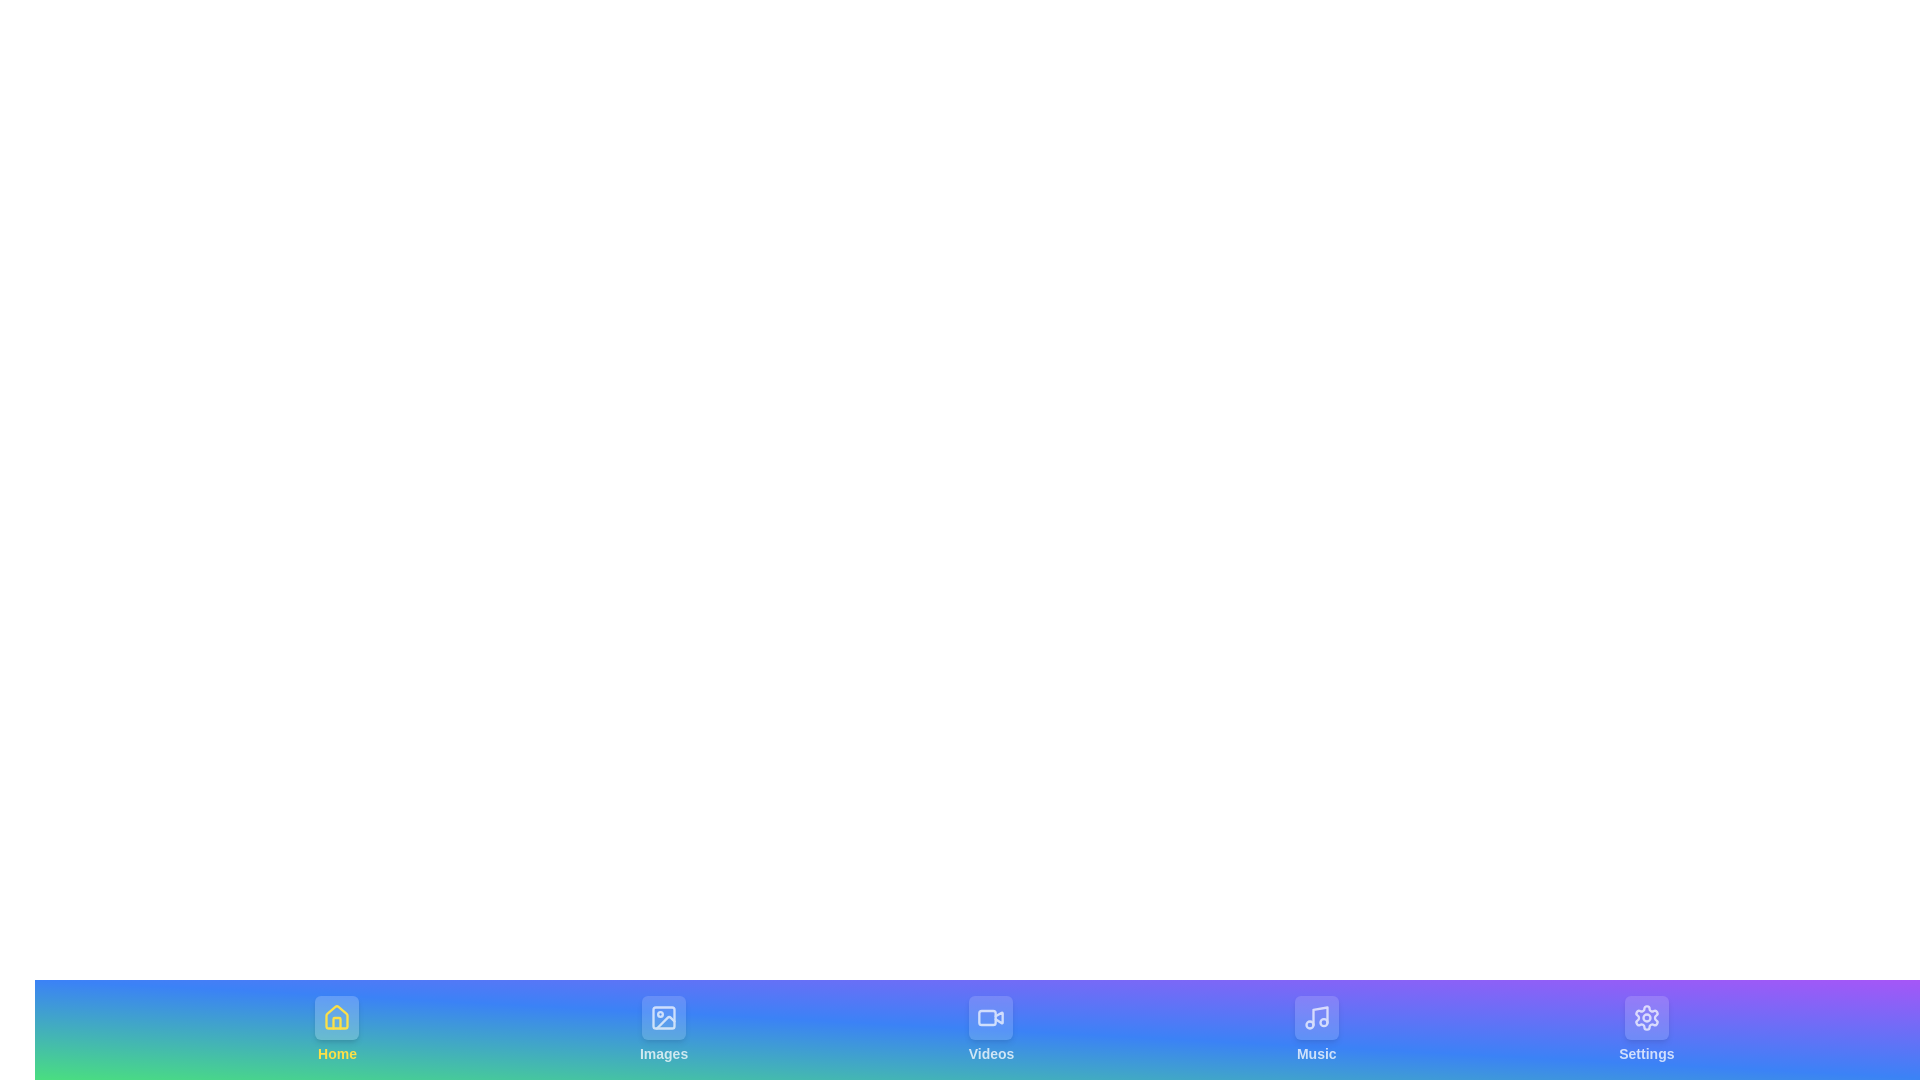  I want to click on the tab labeled Videos by clicking on its center, so click(990, 1029).